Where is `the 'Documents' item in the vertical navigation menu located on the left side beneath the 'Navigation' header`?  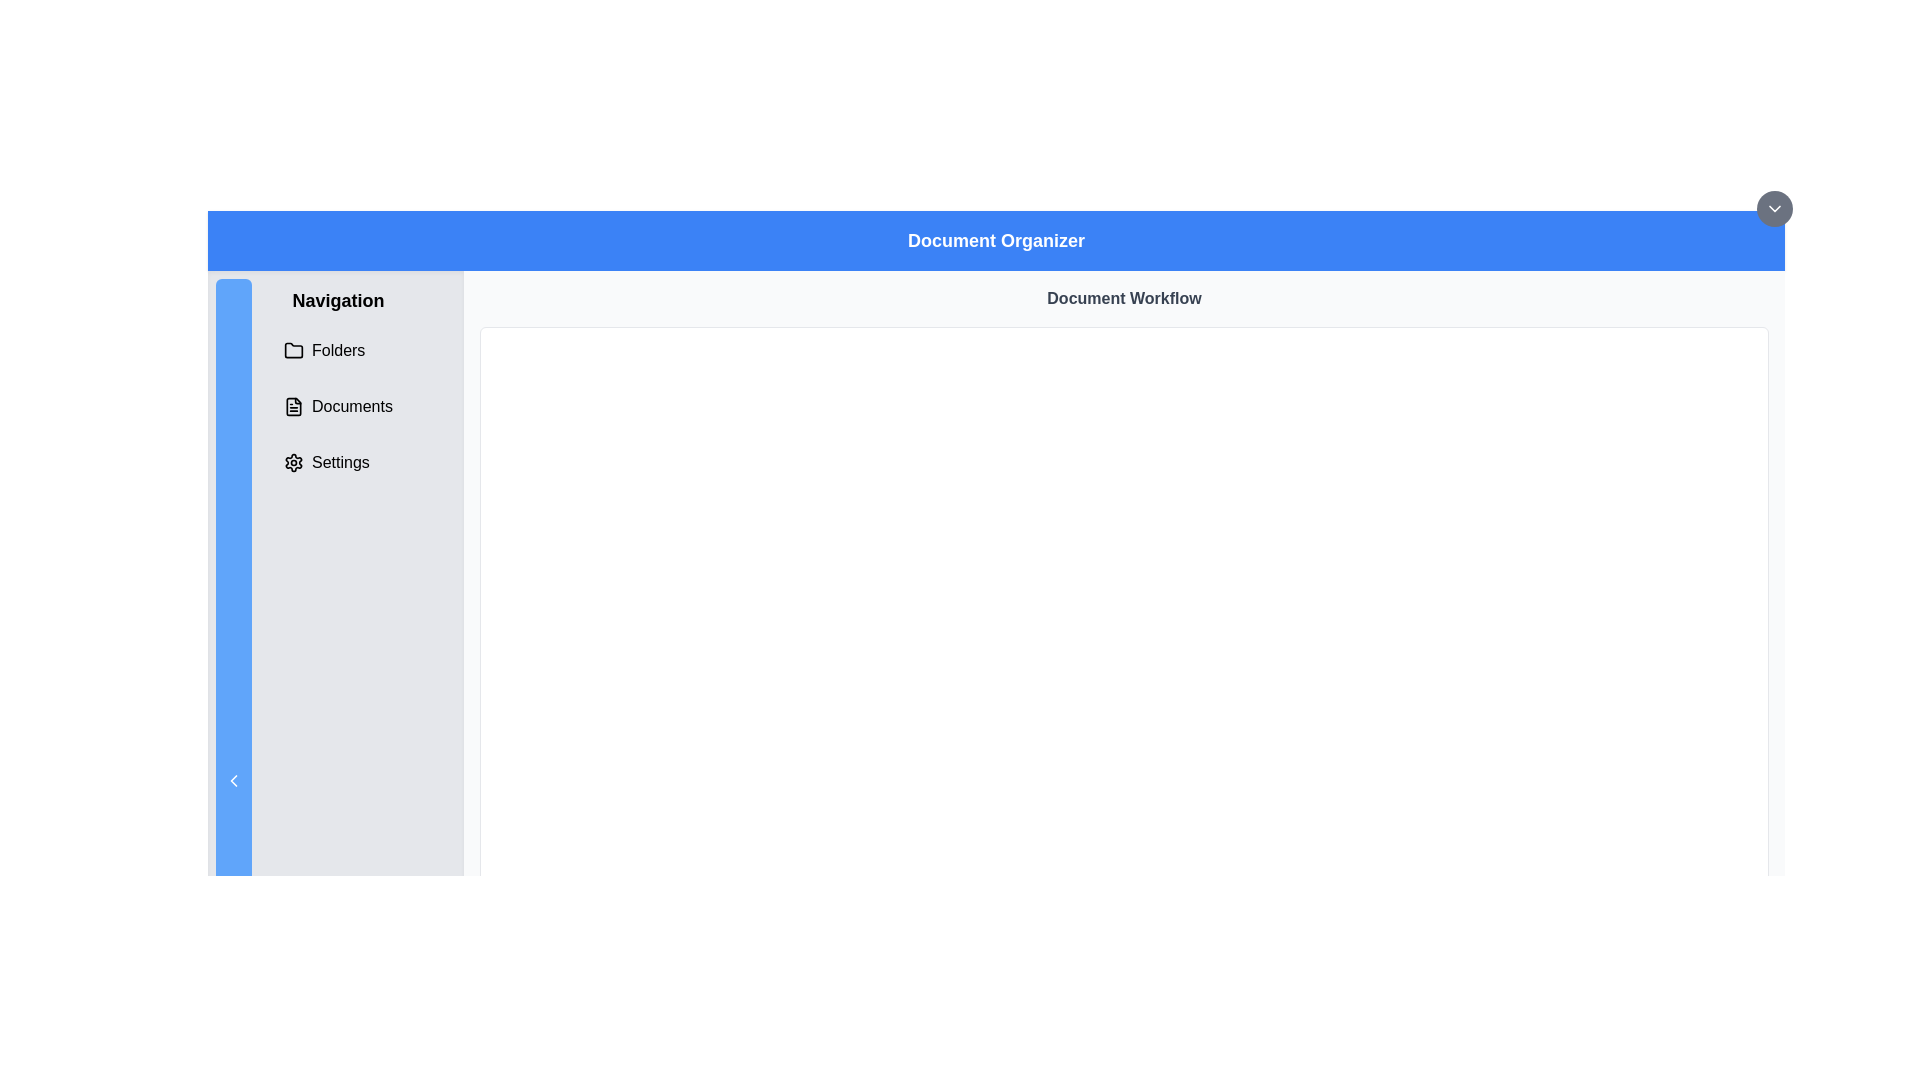
the 'Documents' item in the vertical navigation menu located on the left side beneath the 'Navigation' header is located at coordinates (338, 406).